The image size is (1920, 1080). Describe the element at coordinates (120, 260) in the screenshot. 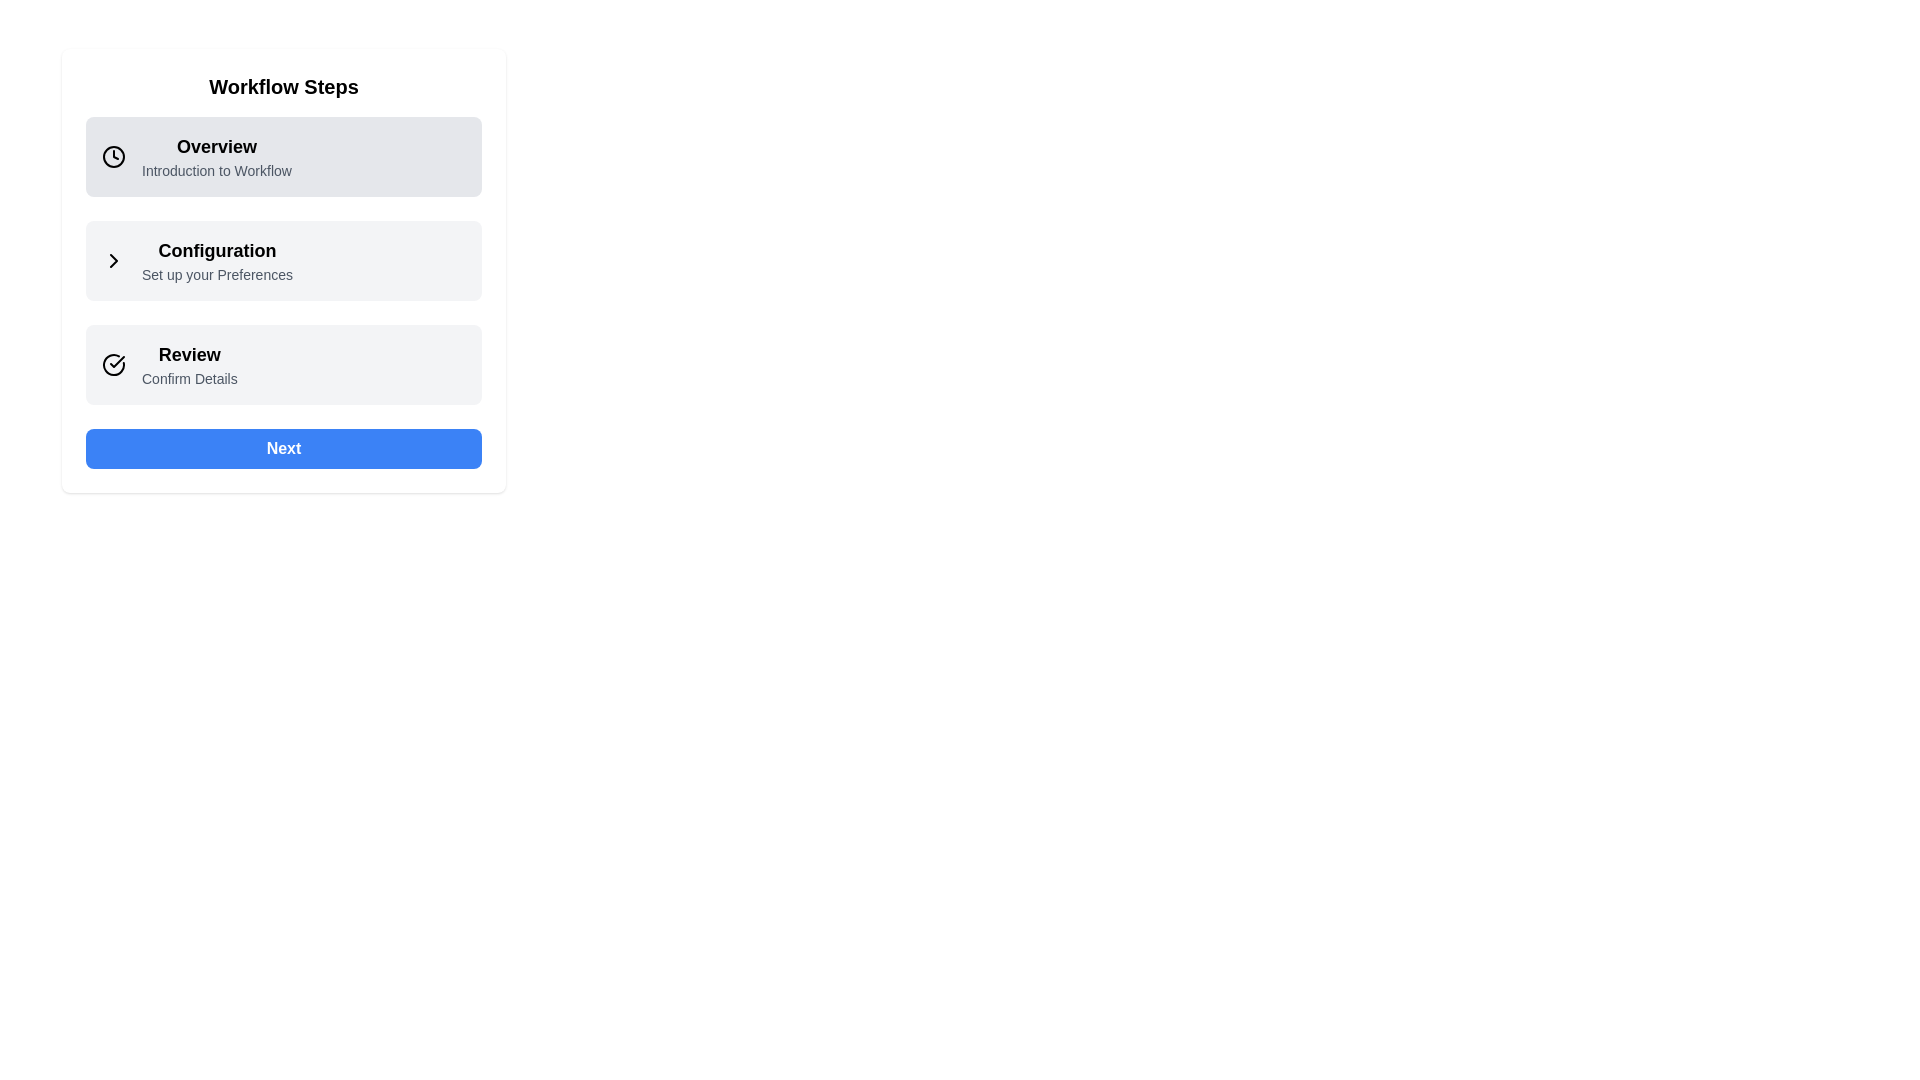

I see `the right-facing arrow icon that is located to the left of the 'Configuration' text block, indicating forward navigation` at that location.